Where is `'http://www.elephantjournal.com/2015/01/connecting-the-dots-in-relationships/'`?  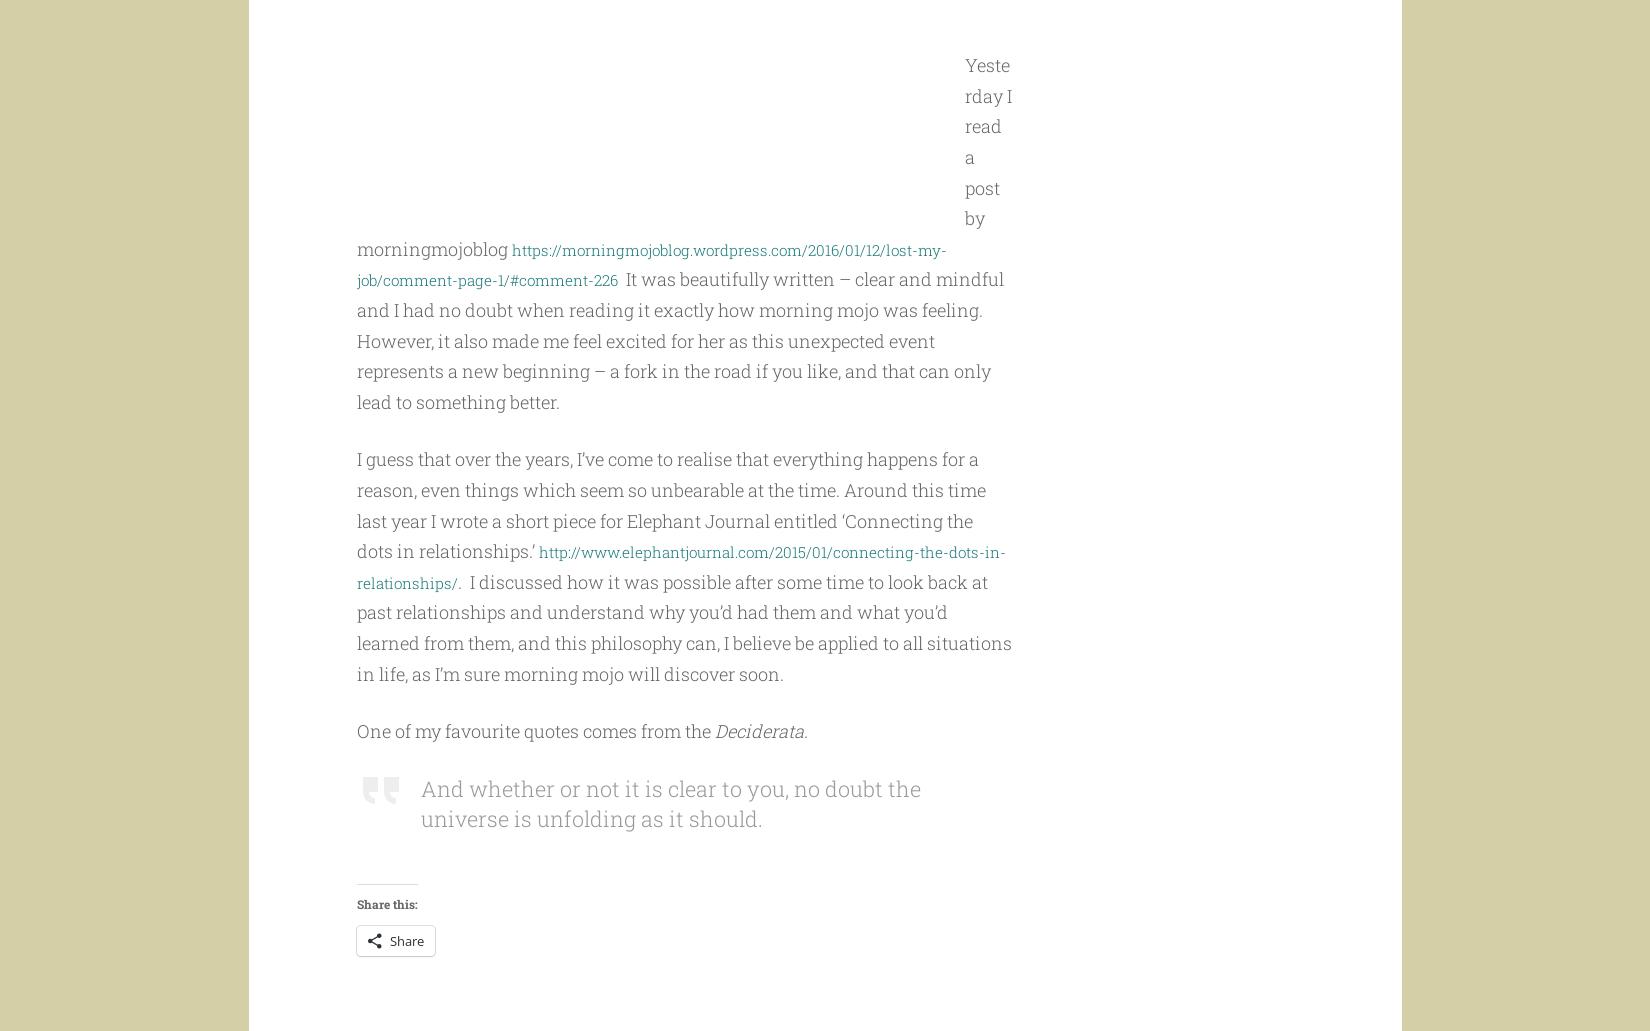 'http://www.elephantjournal.com/2015/01/connecting-the-dots-in-relationships/' is located at coordinates (669, 603).